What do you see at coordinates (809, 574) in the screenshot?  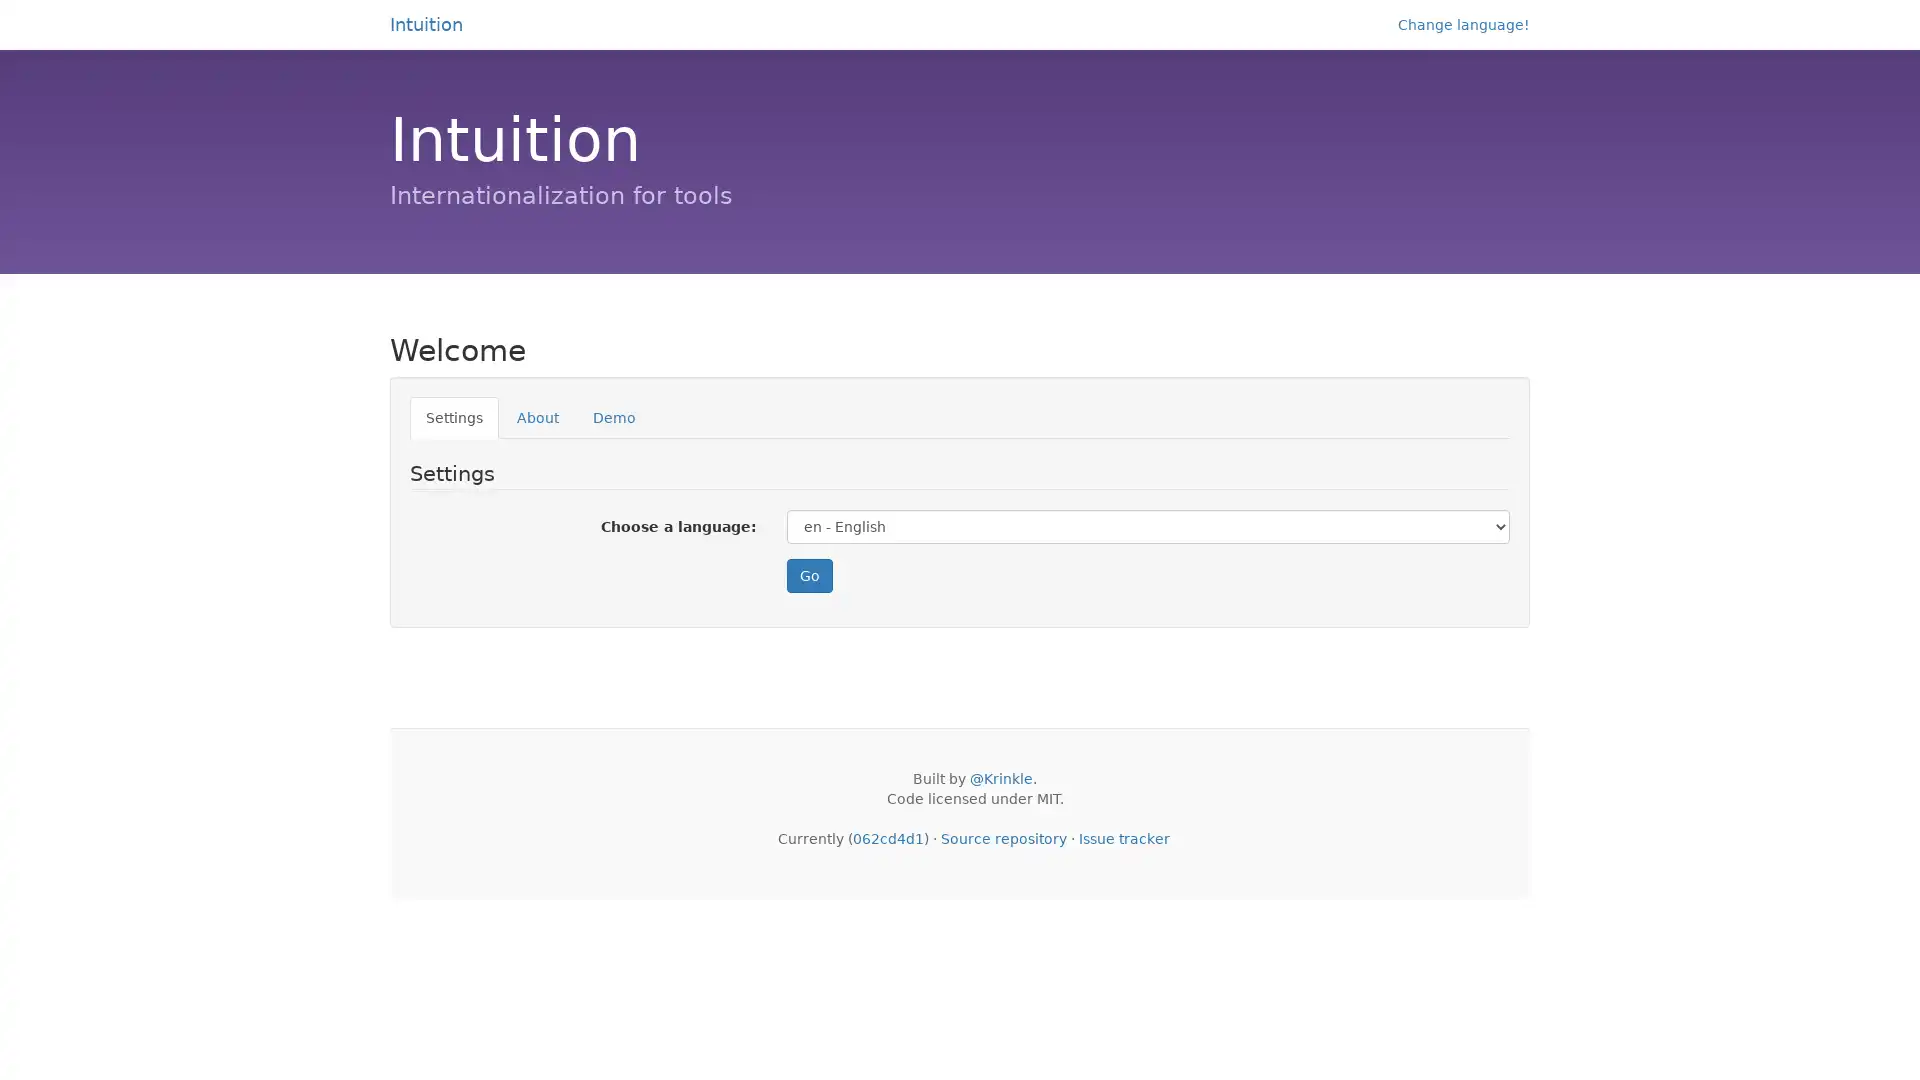 I see `Go` at bounding box center [809, 574].